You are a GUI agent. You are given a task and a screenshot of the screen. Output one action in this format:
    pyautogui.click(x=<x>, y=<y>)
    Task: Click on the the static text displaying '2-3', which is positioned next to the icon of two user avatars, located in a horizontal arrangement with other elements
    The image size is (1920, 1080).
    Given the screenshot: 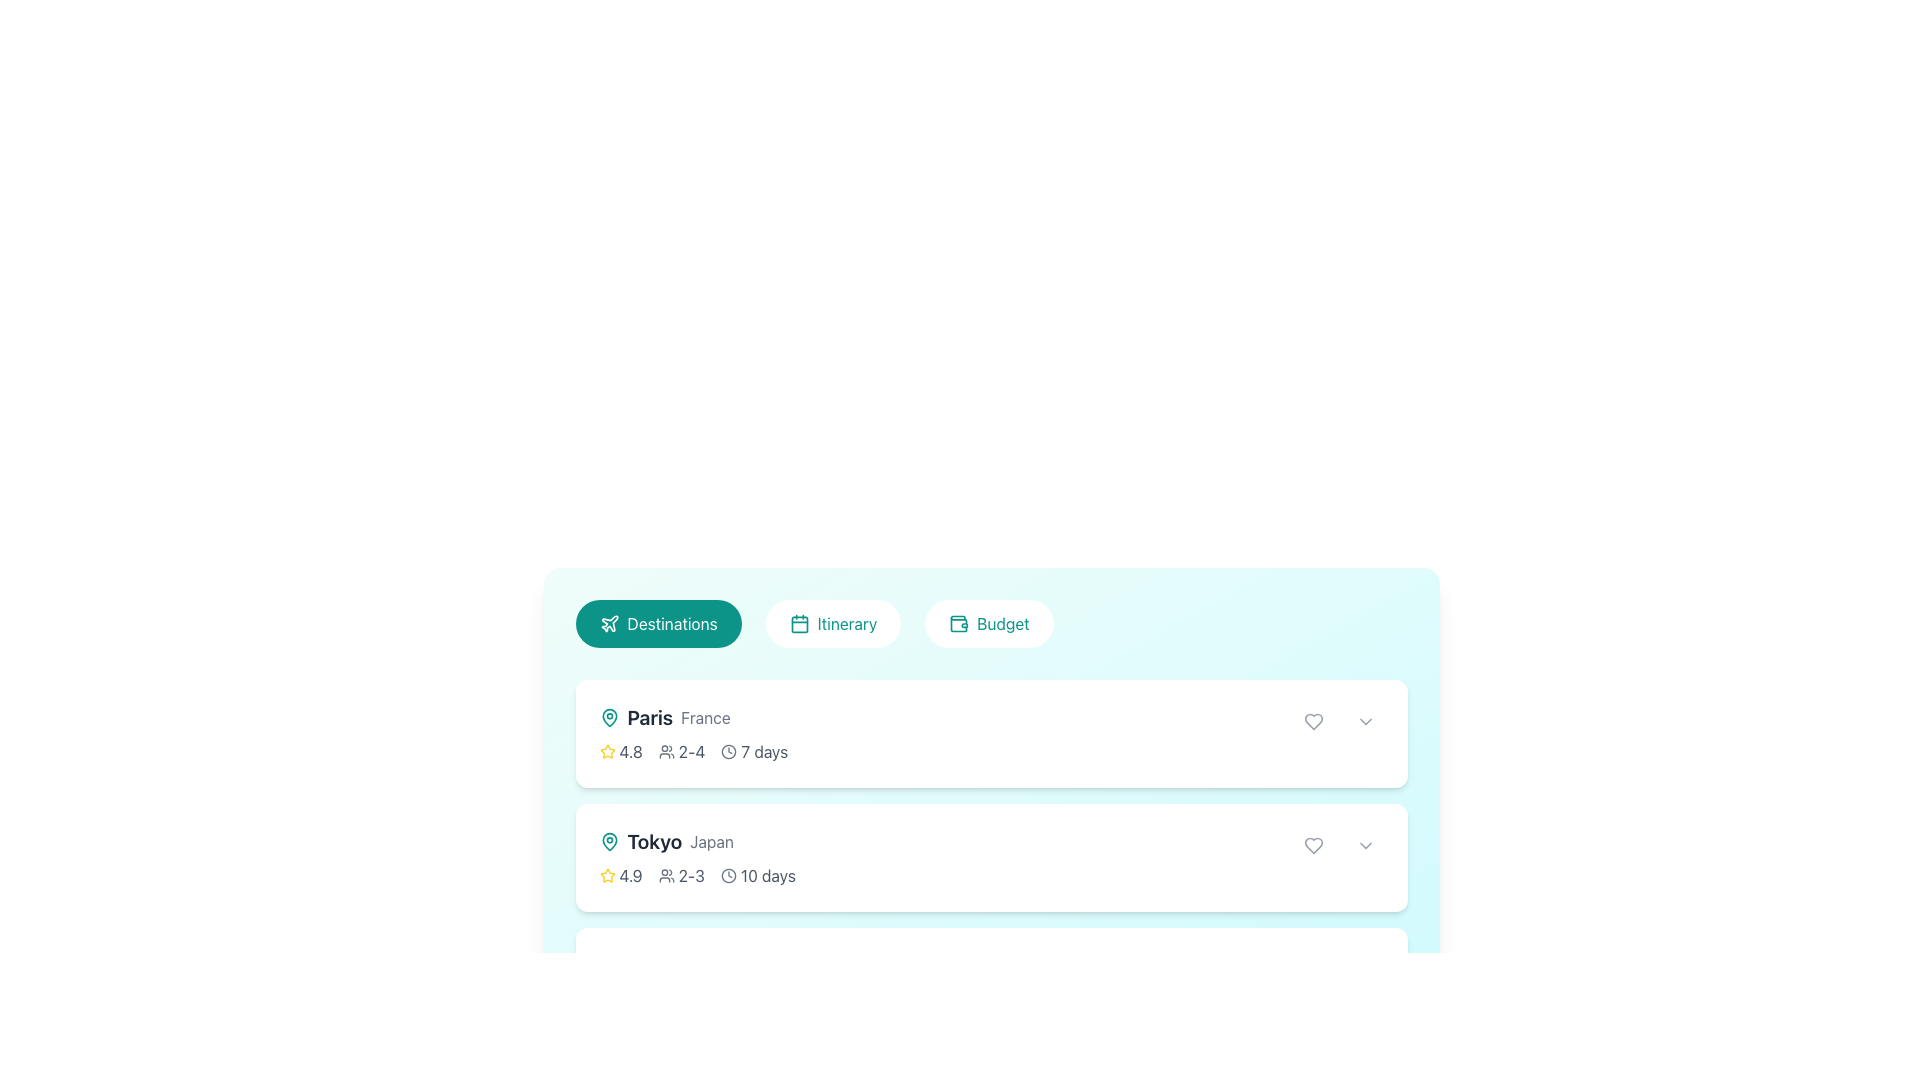 What is the action you would take?
    pyautogui.click(x=681, y=874)
    